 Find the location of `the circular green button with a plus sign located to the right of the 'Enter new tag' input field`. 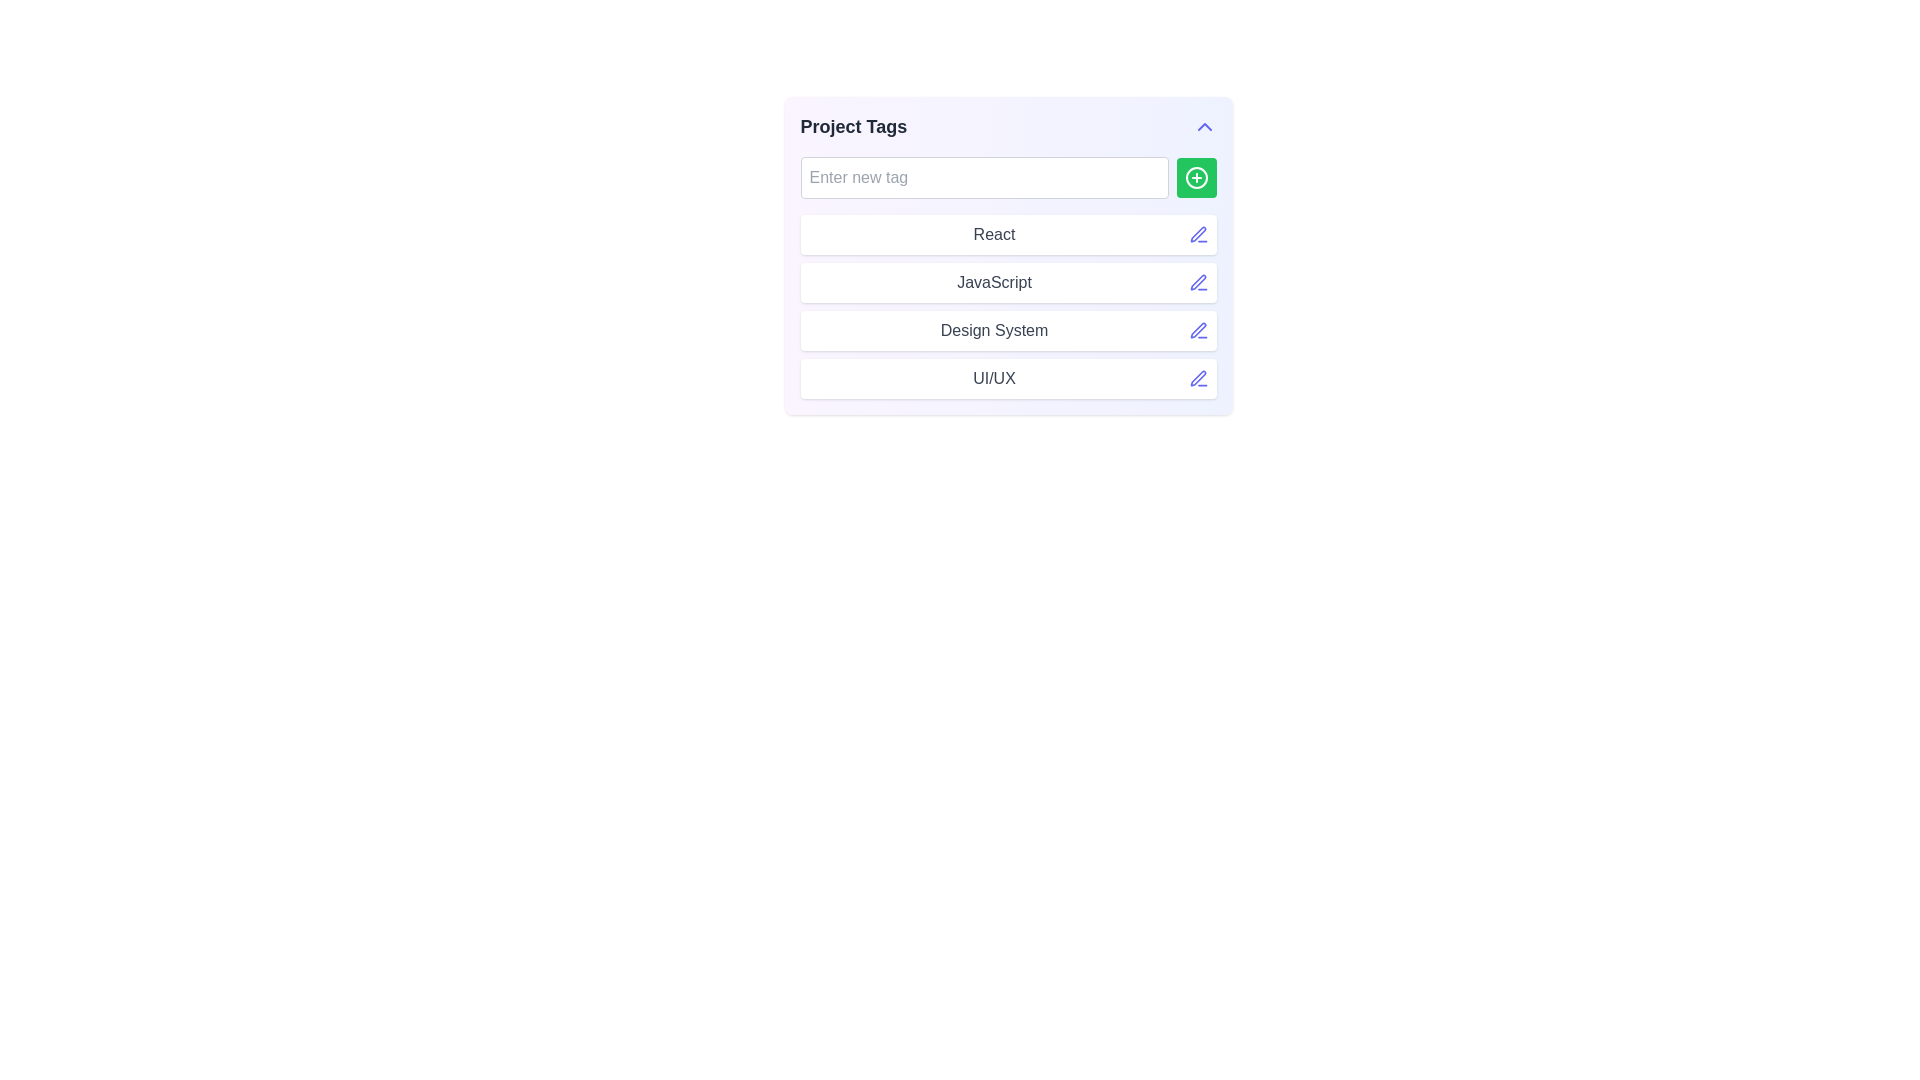

the circular green button with a plus sign located to the right of the 'Enter new tag' input field is located at coordinates (1196, 176).